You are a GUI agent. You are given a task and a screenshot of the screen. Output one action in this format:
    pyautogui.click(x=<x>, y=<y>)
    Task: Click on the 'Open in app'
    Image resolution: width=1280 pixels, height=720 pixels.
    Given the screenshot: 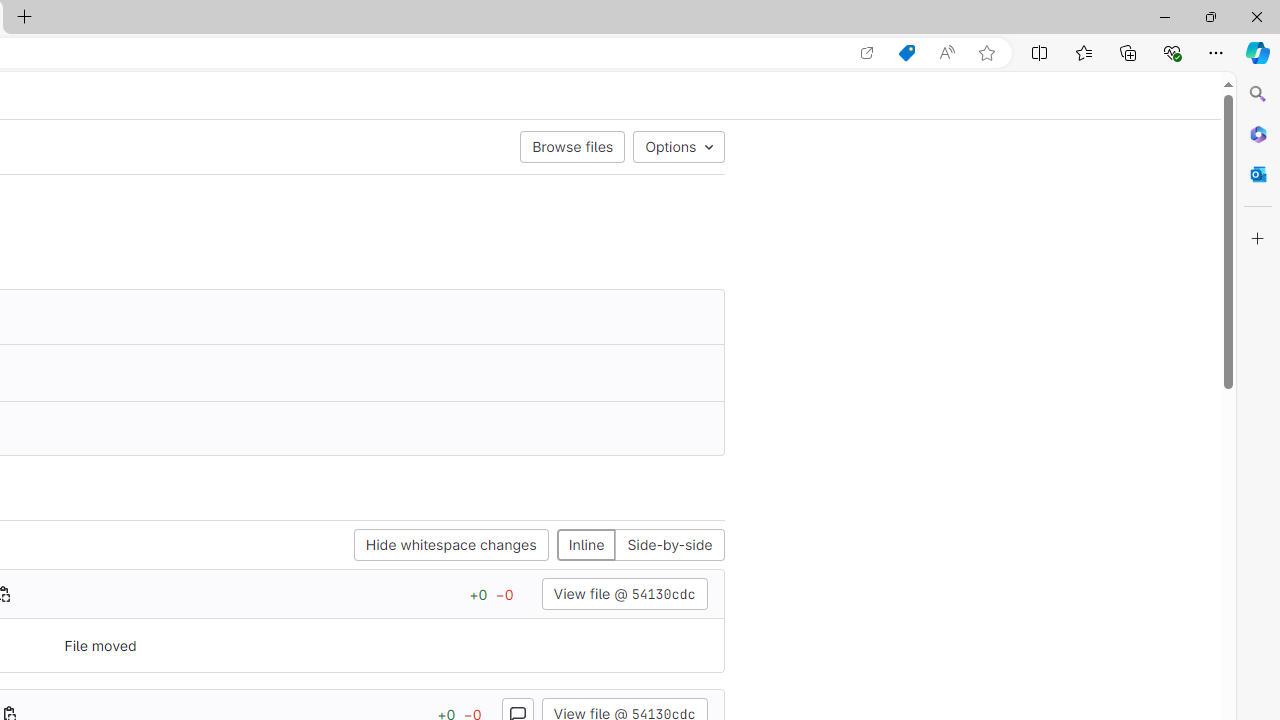 What is the action you would take?
    pyautogui.click(x=867, y=52)
    